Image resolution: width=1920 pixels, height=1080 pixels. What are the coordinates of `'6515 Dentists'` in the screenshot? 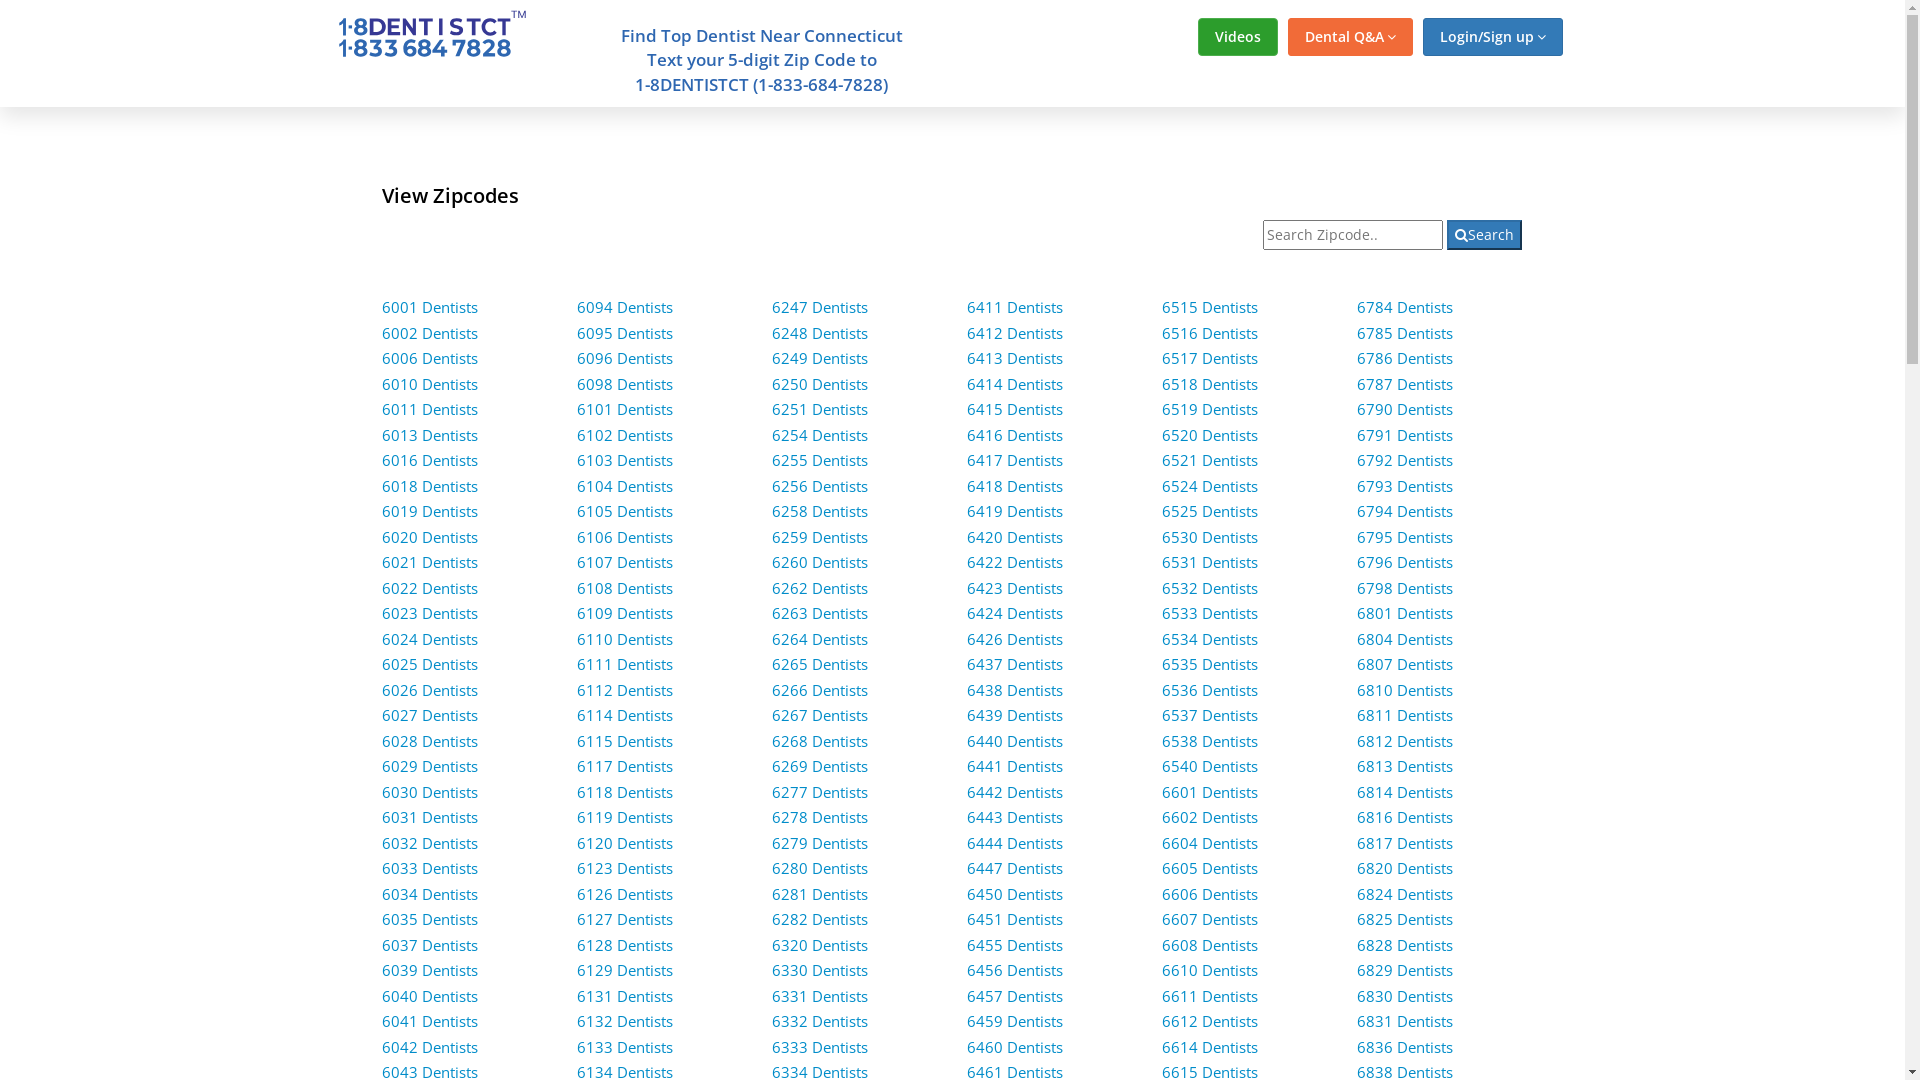 It's located at (1208, 307).